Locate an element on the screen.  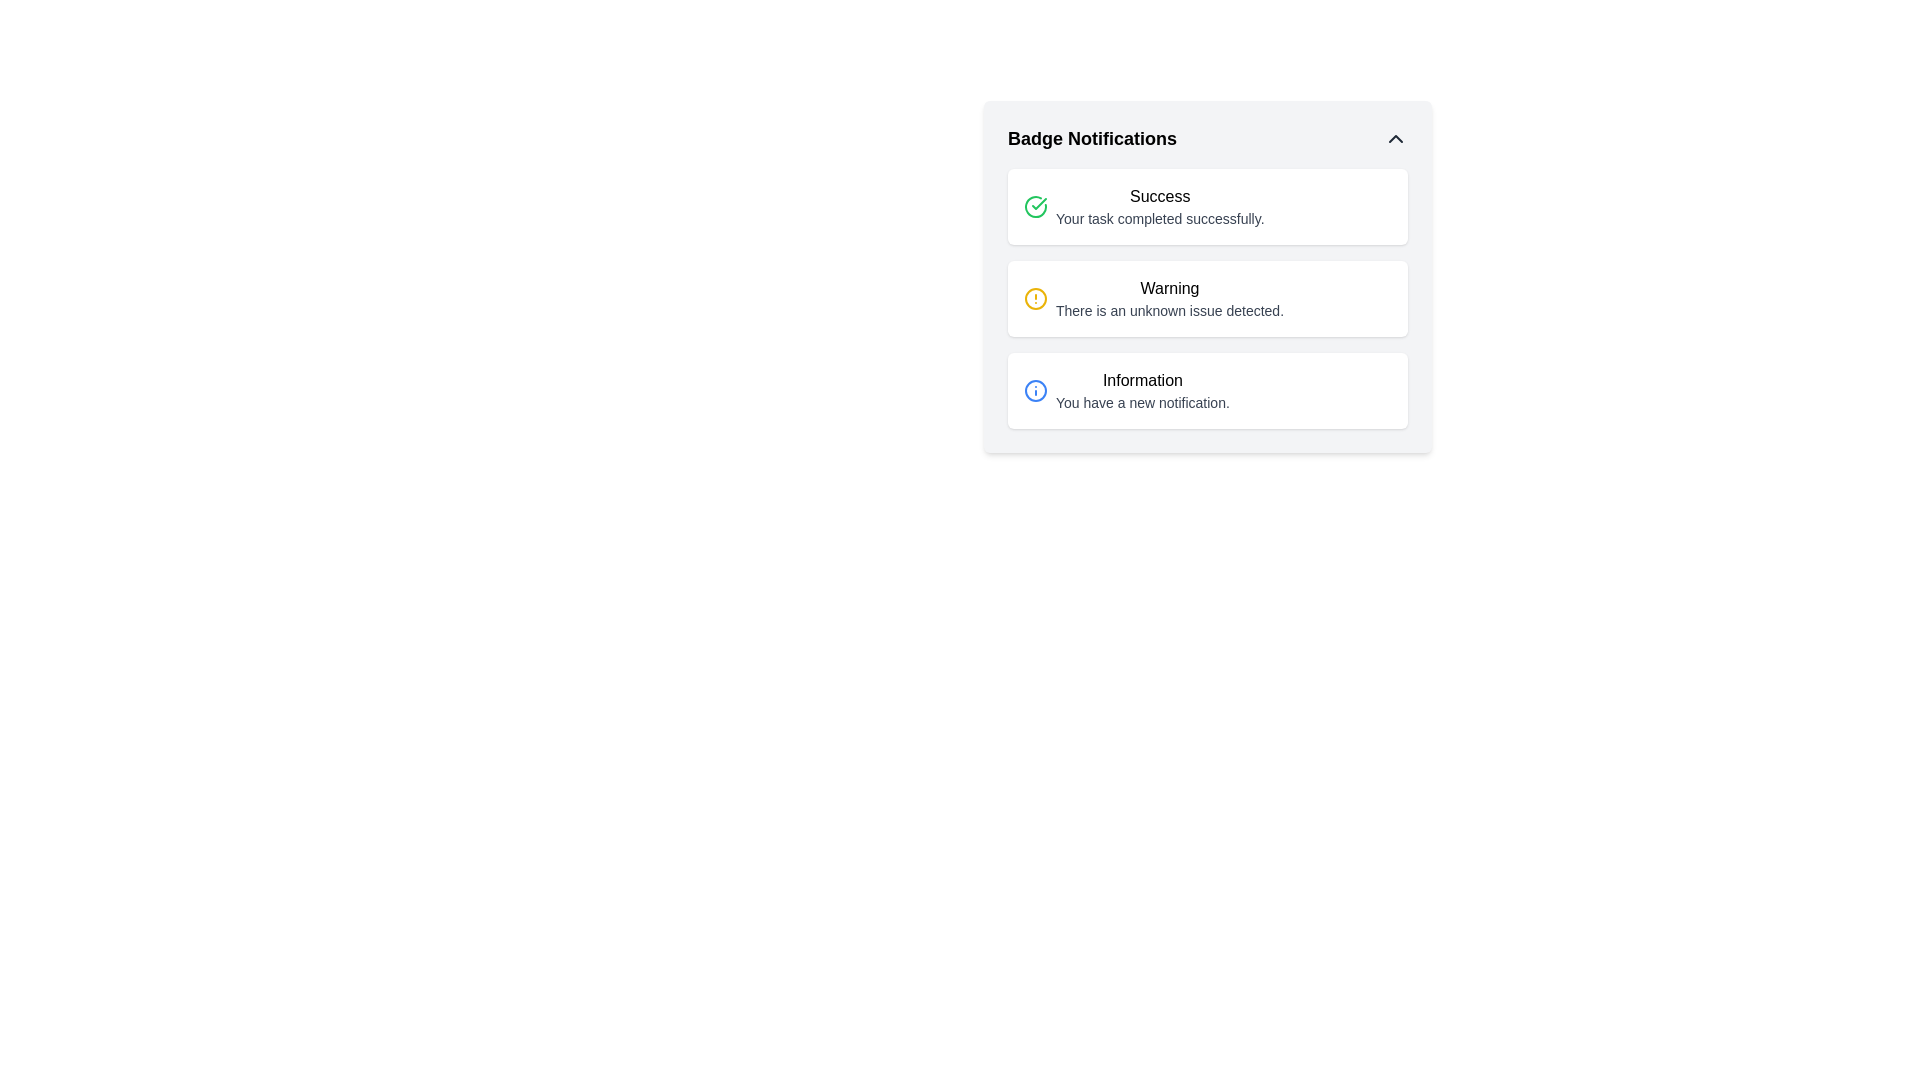
information displayed in the Notification card with a green checkmark icon, bold title 'Success', and message 'Your task completed successfully.' is located at coordinates (1207, 207).